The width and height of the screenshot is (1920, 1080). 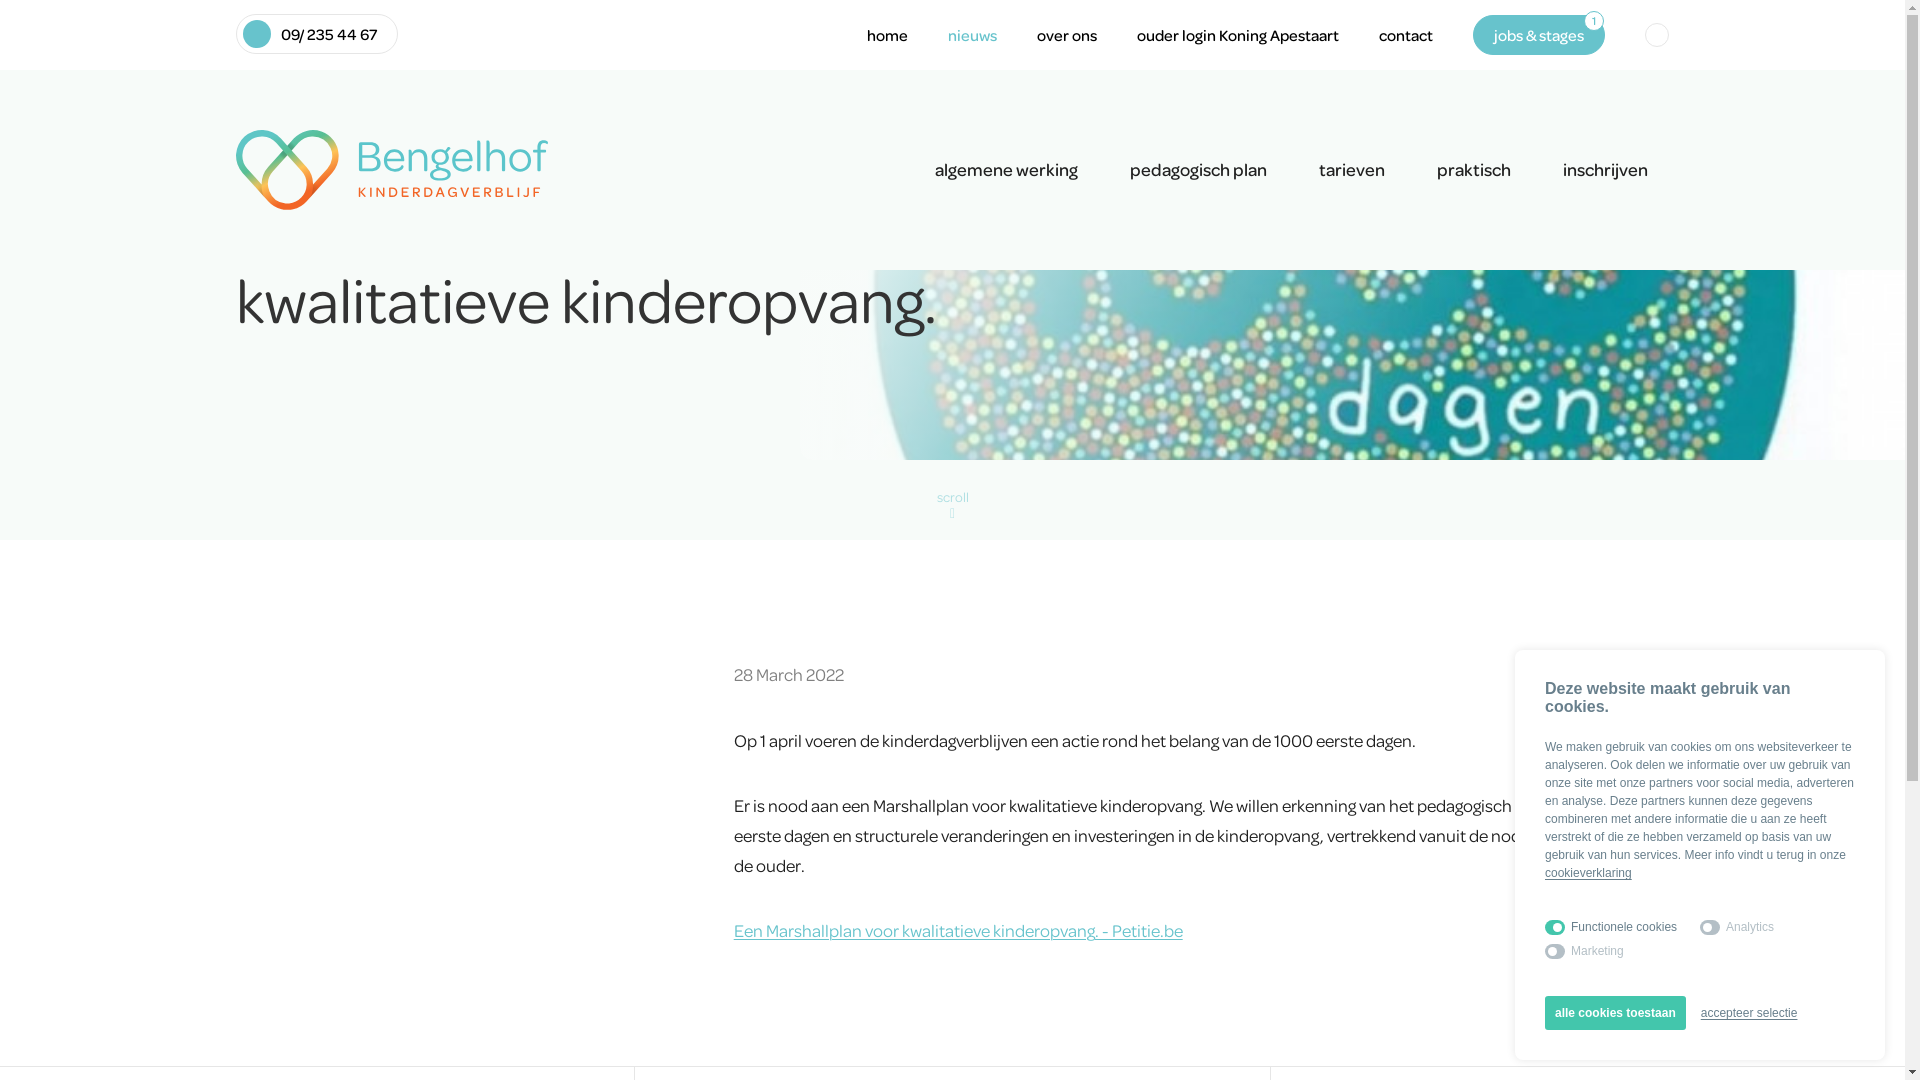 What do you see at coordinates (972, 34) in the screenshot?
I see `'nieuws'` at bounding box center [972, 34].